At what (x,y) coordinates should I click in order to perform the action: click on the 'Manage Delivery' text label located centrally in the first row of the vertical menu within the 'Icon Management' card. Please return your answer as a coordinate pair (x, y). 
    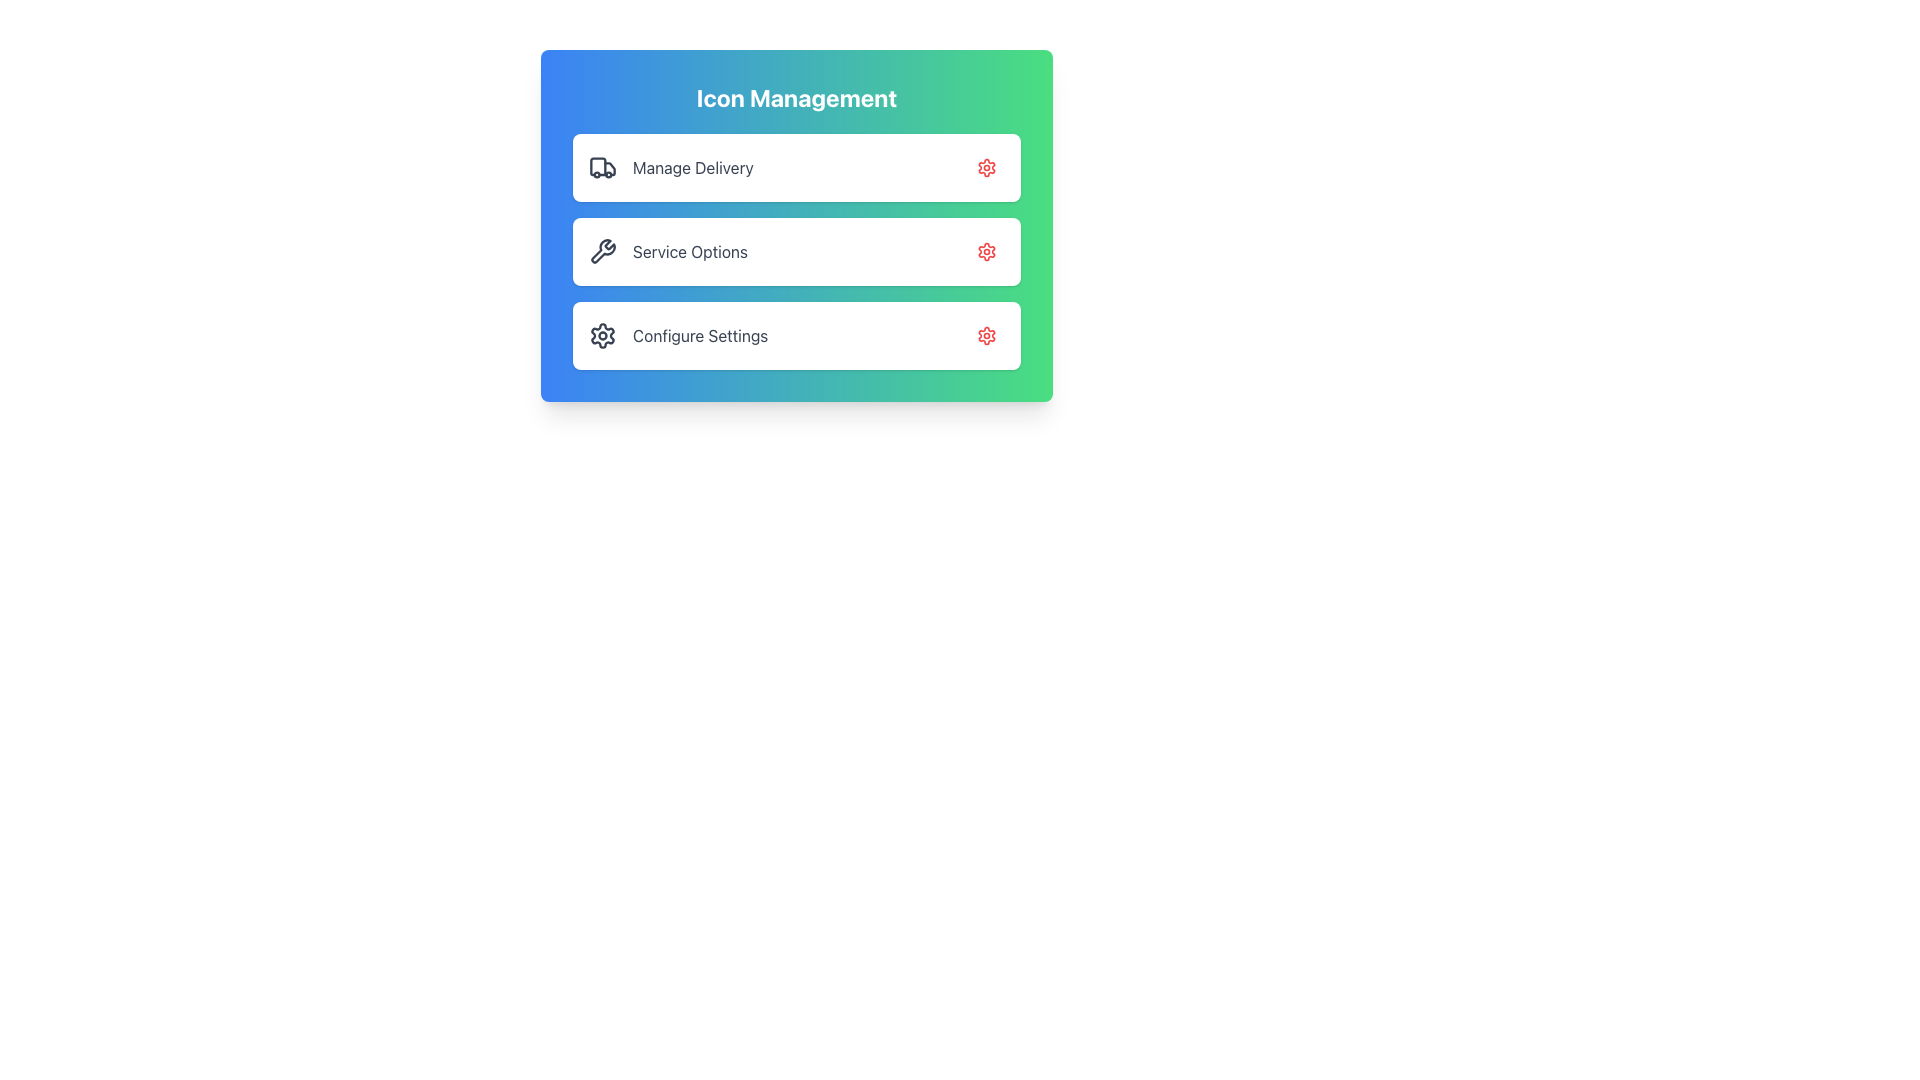
    Looking at the image, I should click on (693, 167).